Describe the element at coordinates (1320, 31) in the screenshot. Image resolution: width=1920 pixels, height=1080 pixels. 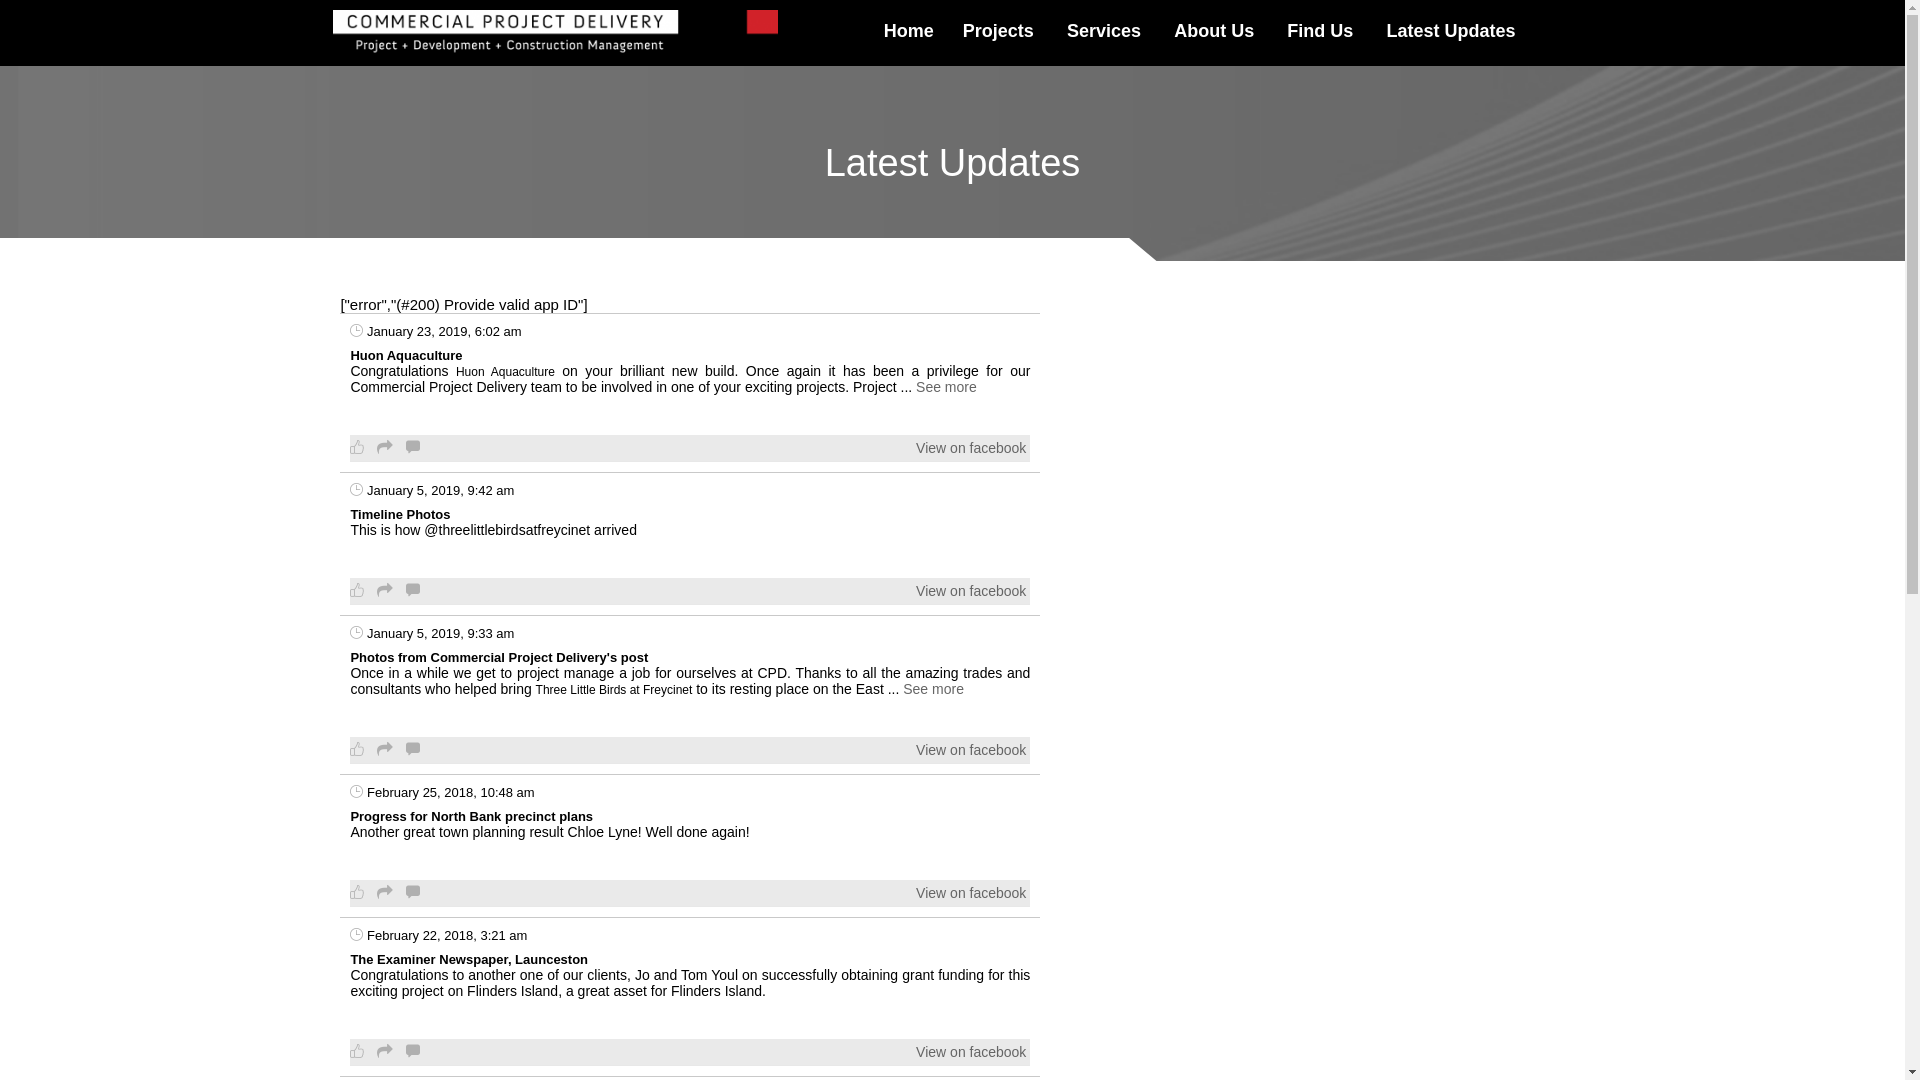
I see `'Find Us'` at that location.